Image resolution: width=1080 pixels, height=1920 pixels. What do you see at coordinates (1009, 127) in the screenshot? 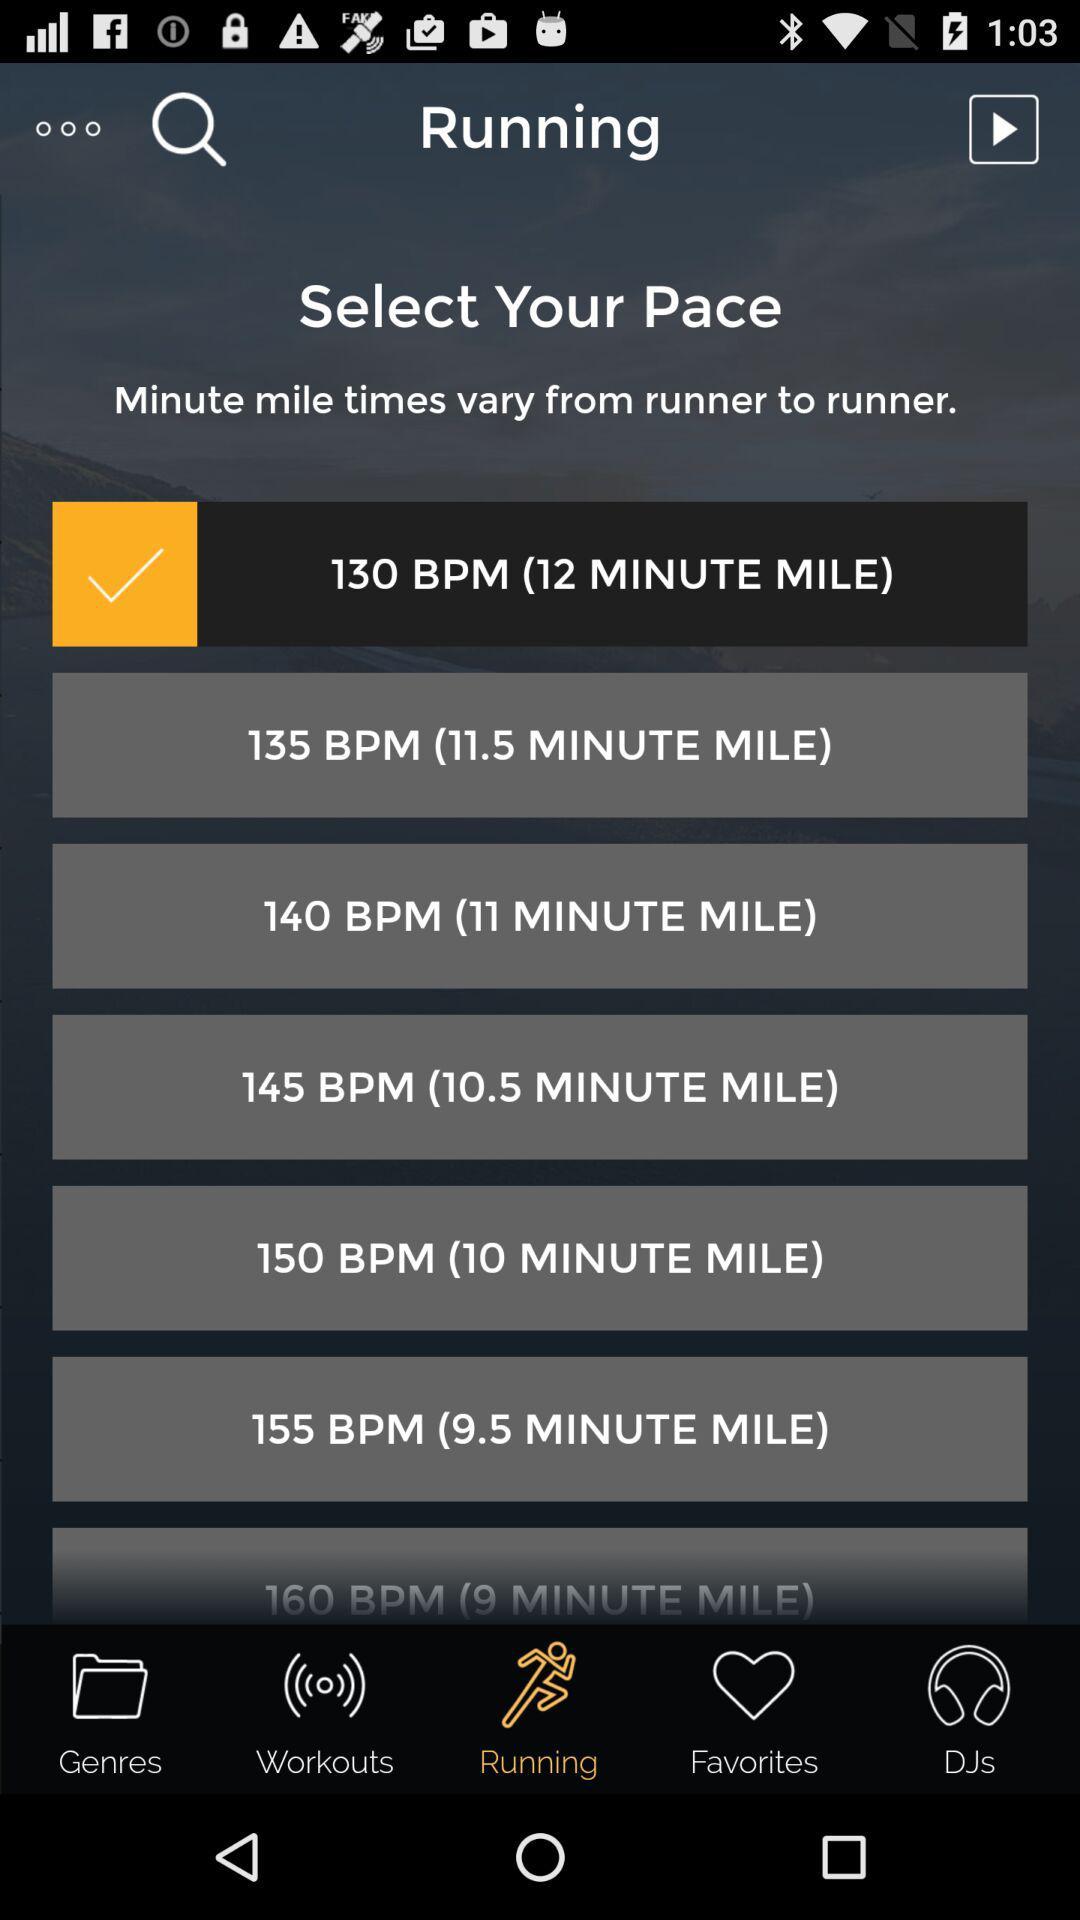
I see `play` at bounding box center [1009, 127].